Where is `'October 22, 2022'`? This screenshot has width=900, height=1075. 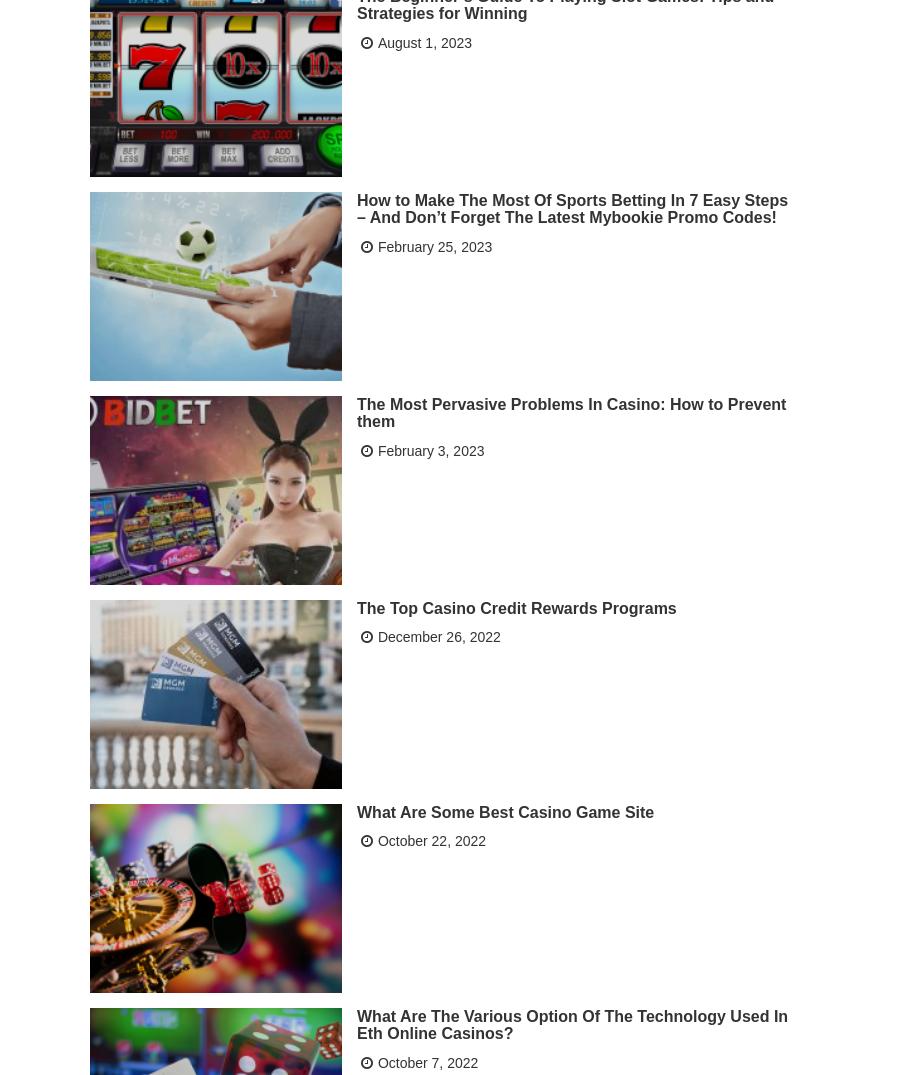 'October 22, 2022' is located at coordinates (431, 840).